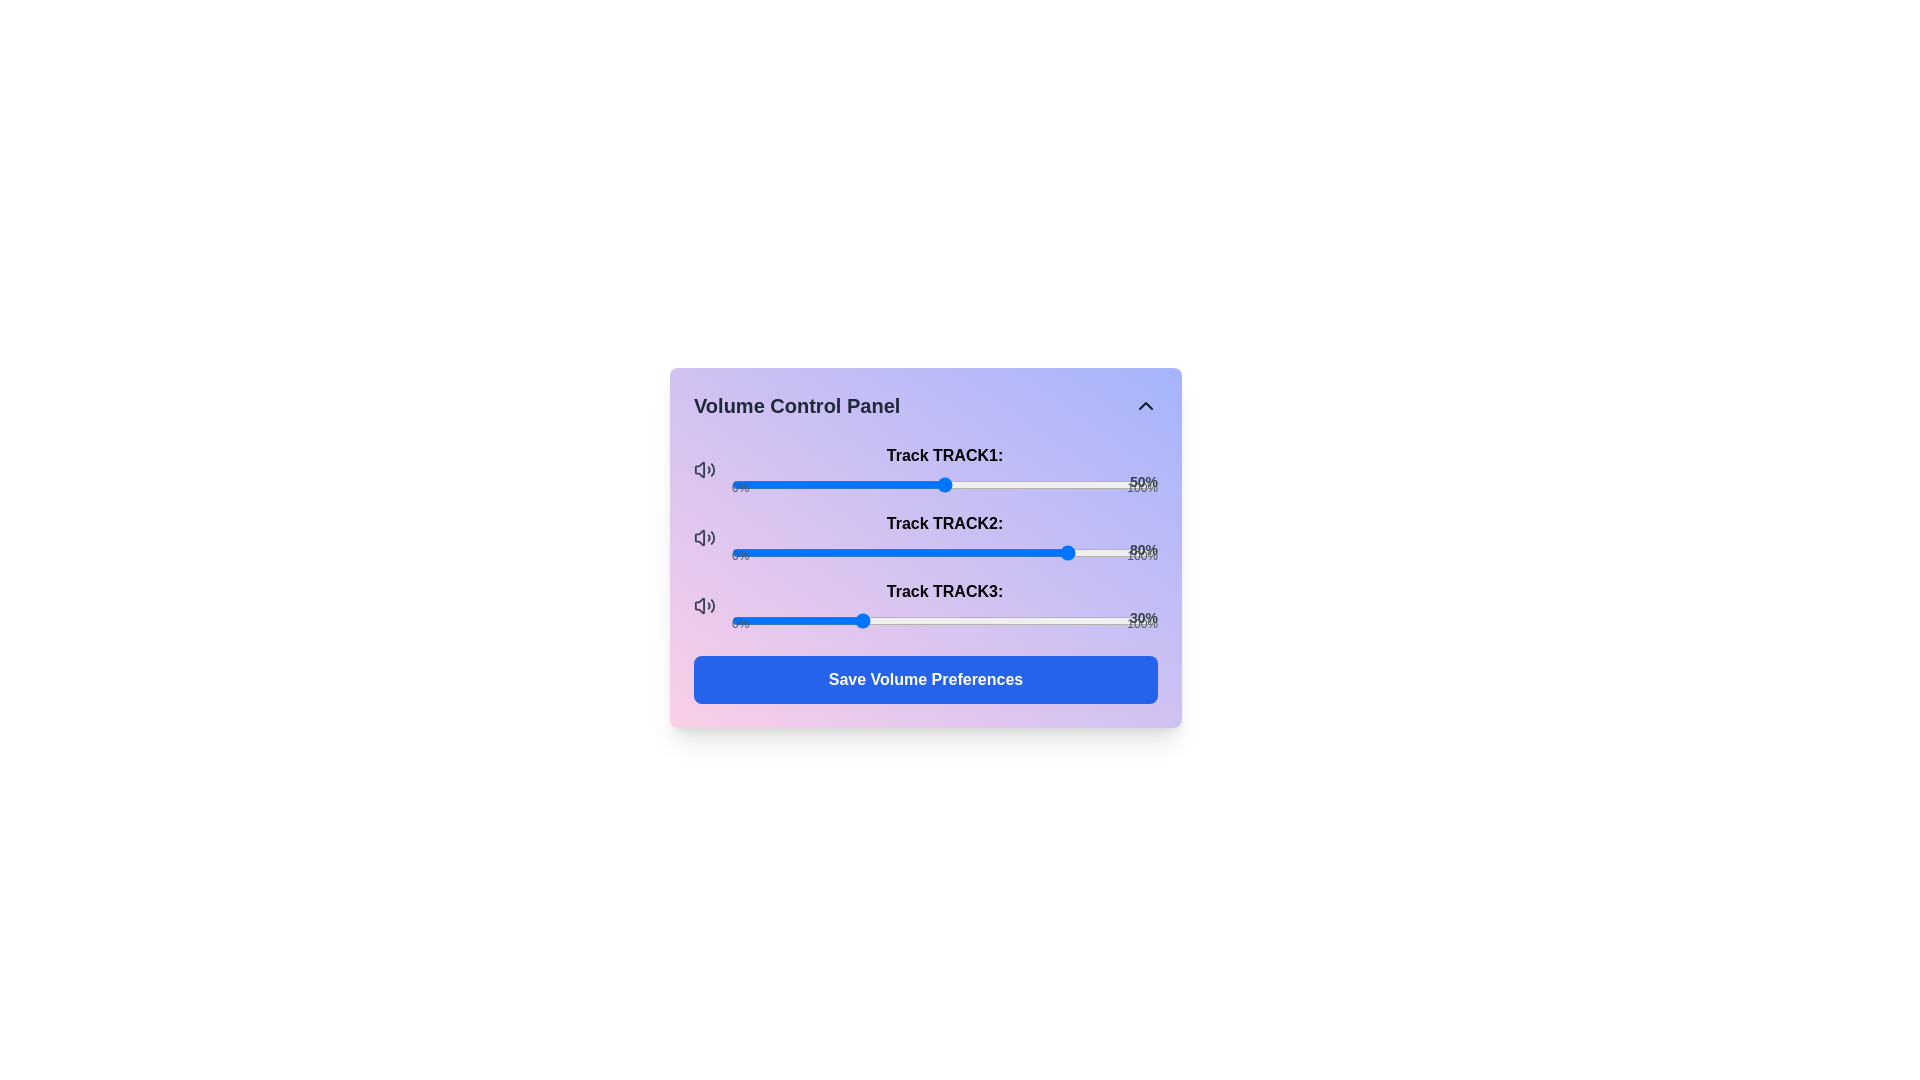 The width and height of the screenshot is (1920, 1080). What do you see at coordinates (752, 485) in the screenshot?
I see `the volume of 'Track TRACK1'` at bounding box center [752, 485].